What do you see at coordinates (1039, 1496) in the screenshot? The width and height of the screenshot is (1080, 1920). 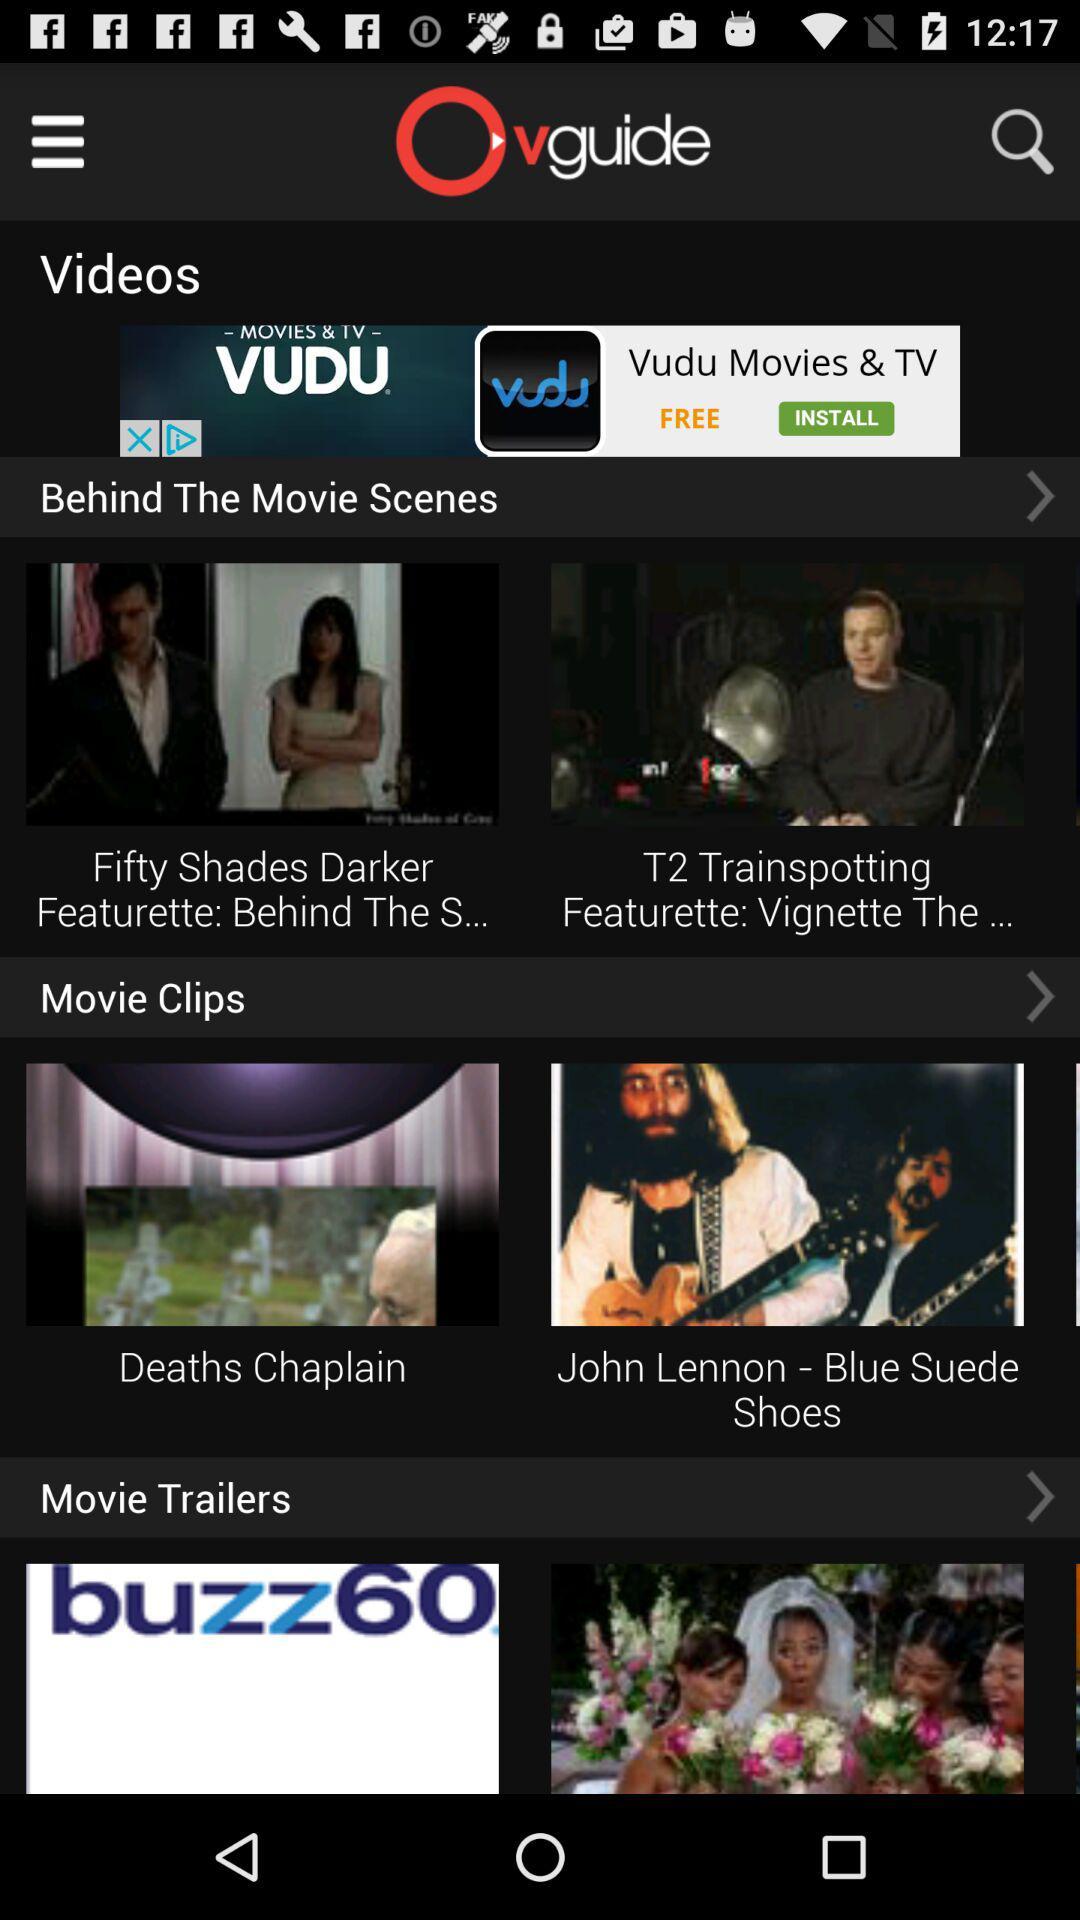 I see `advances to next page` at bounding box center [1039, 1496].